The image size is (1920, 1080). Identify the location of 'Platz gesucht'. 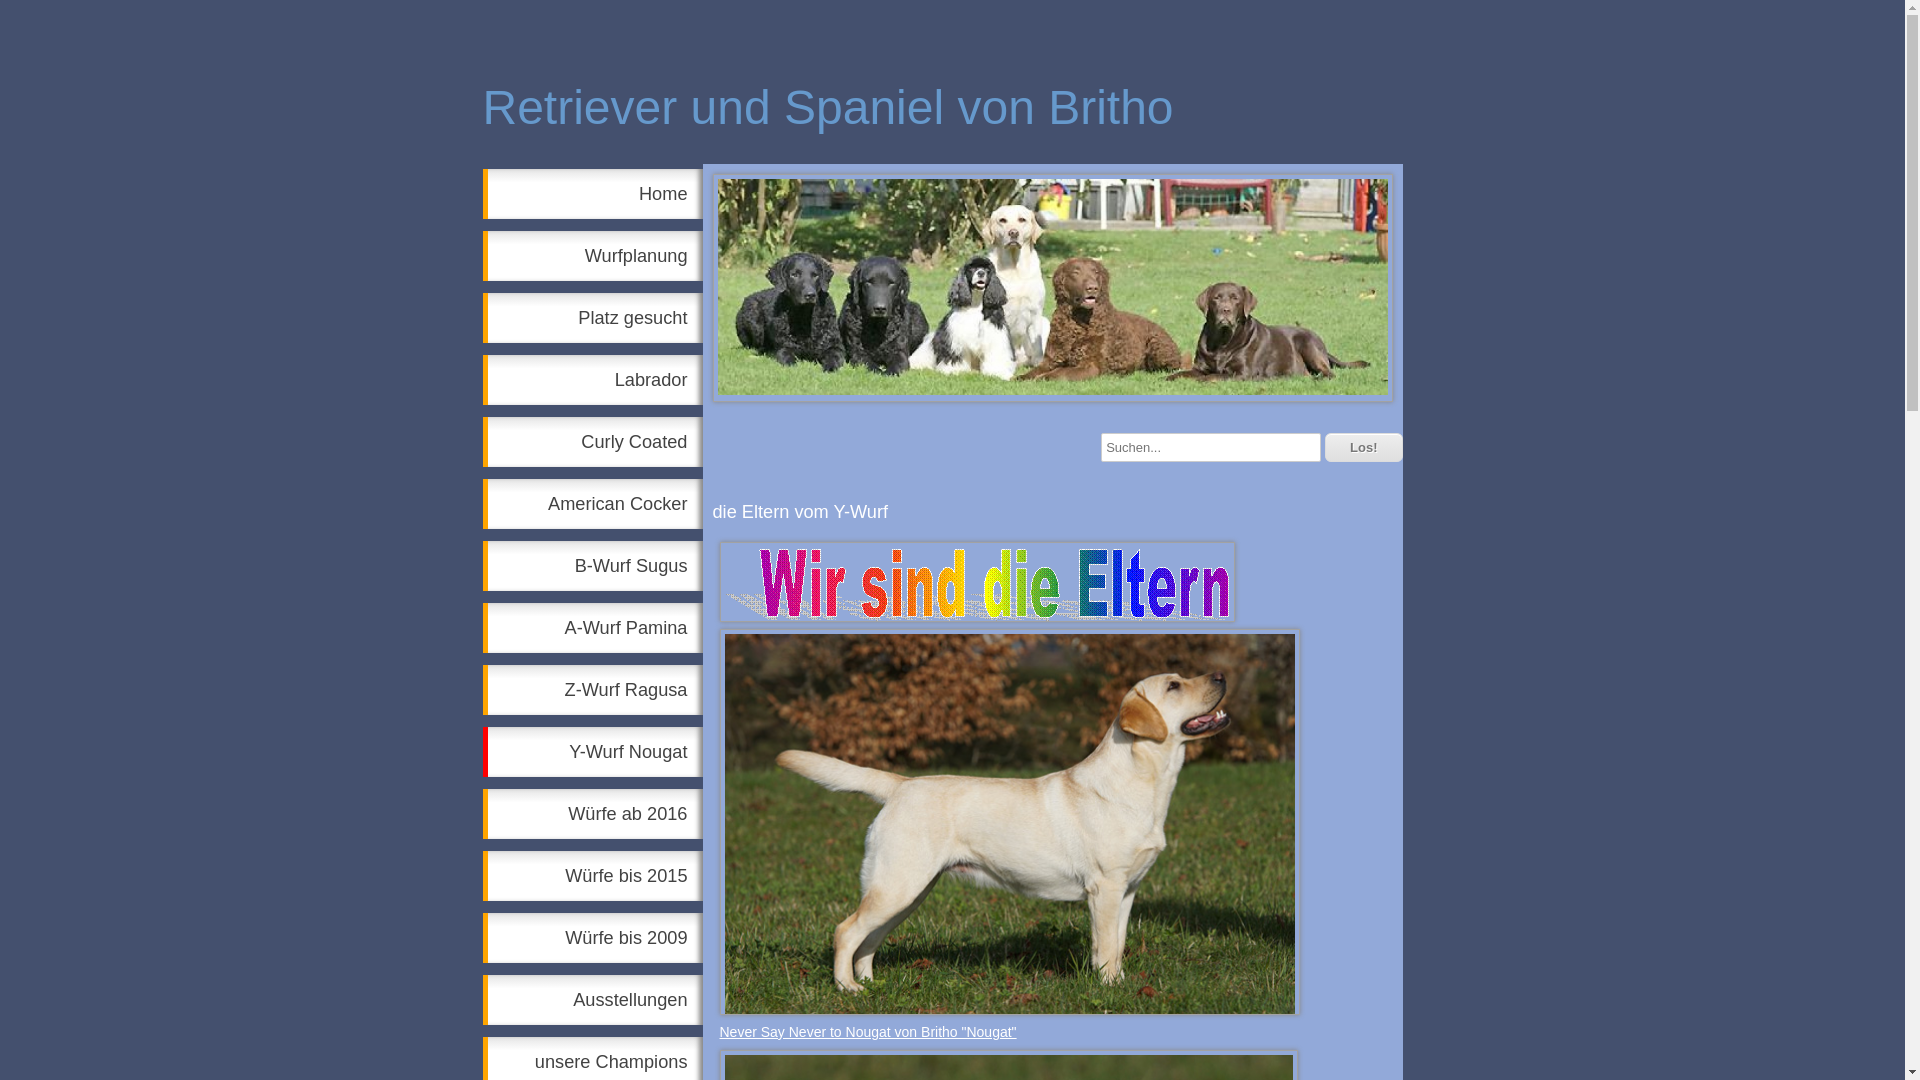
(590, 316).